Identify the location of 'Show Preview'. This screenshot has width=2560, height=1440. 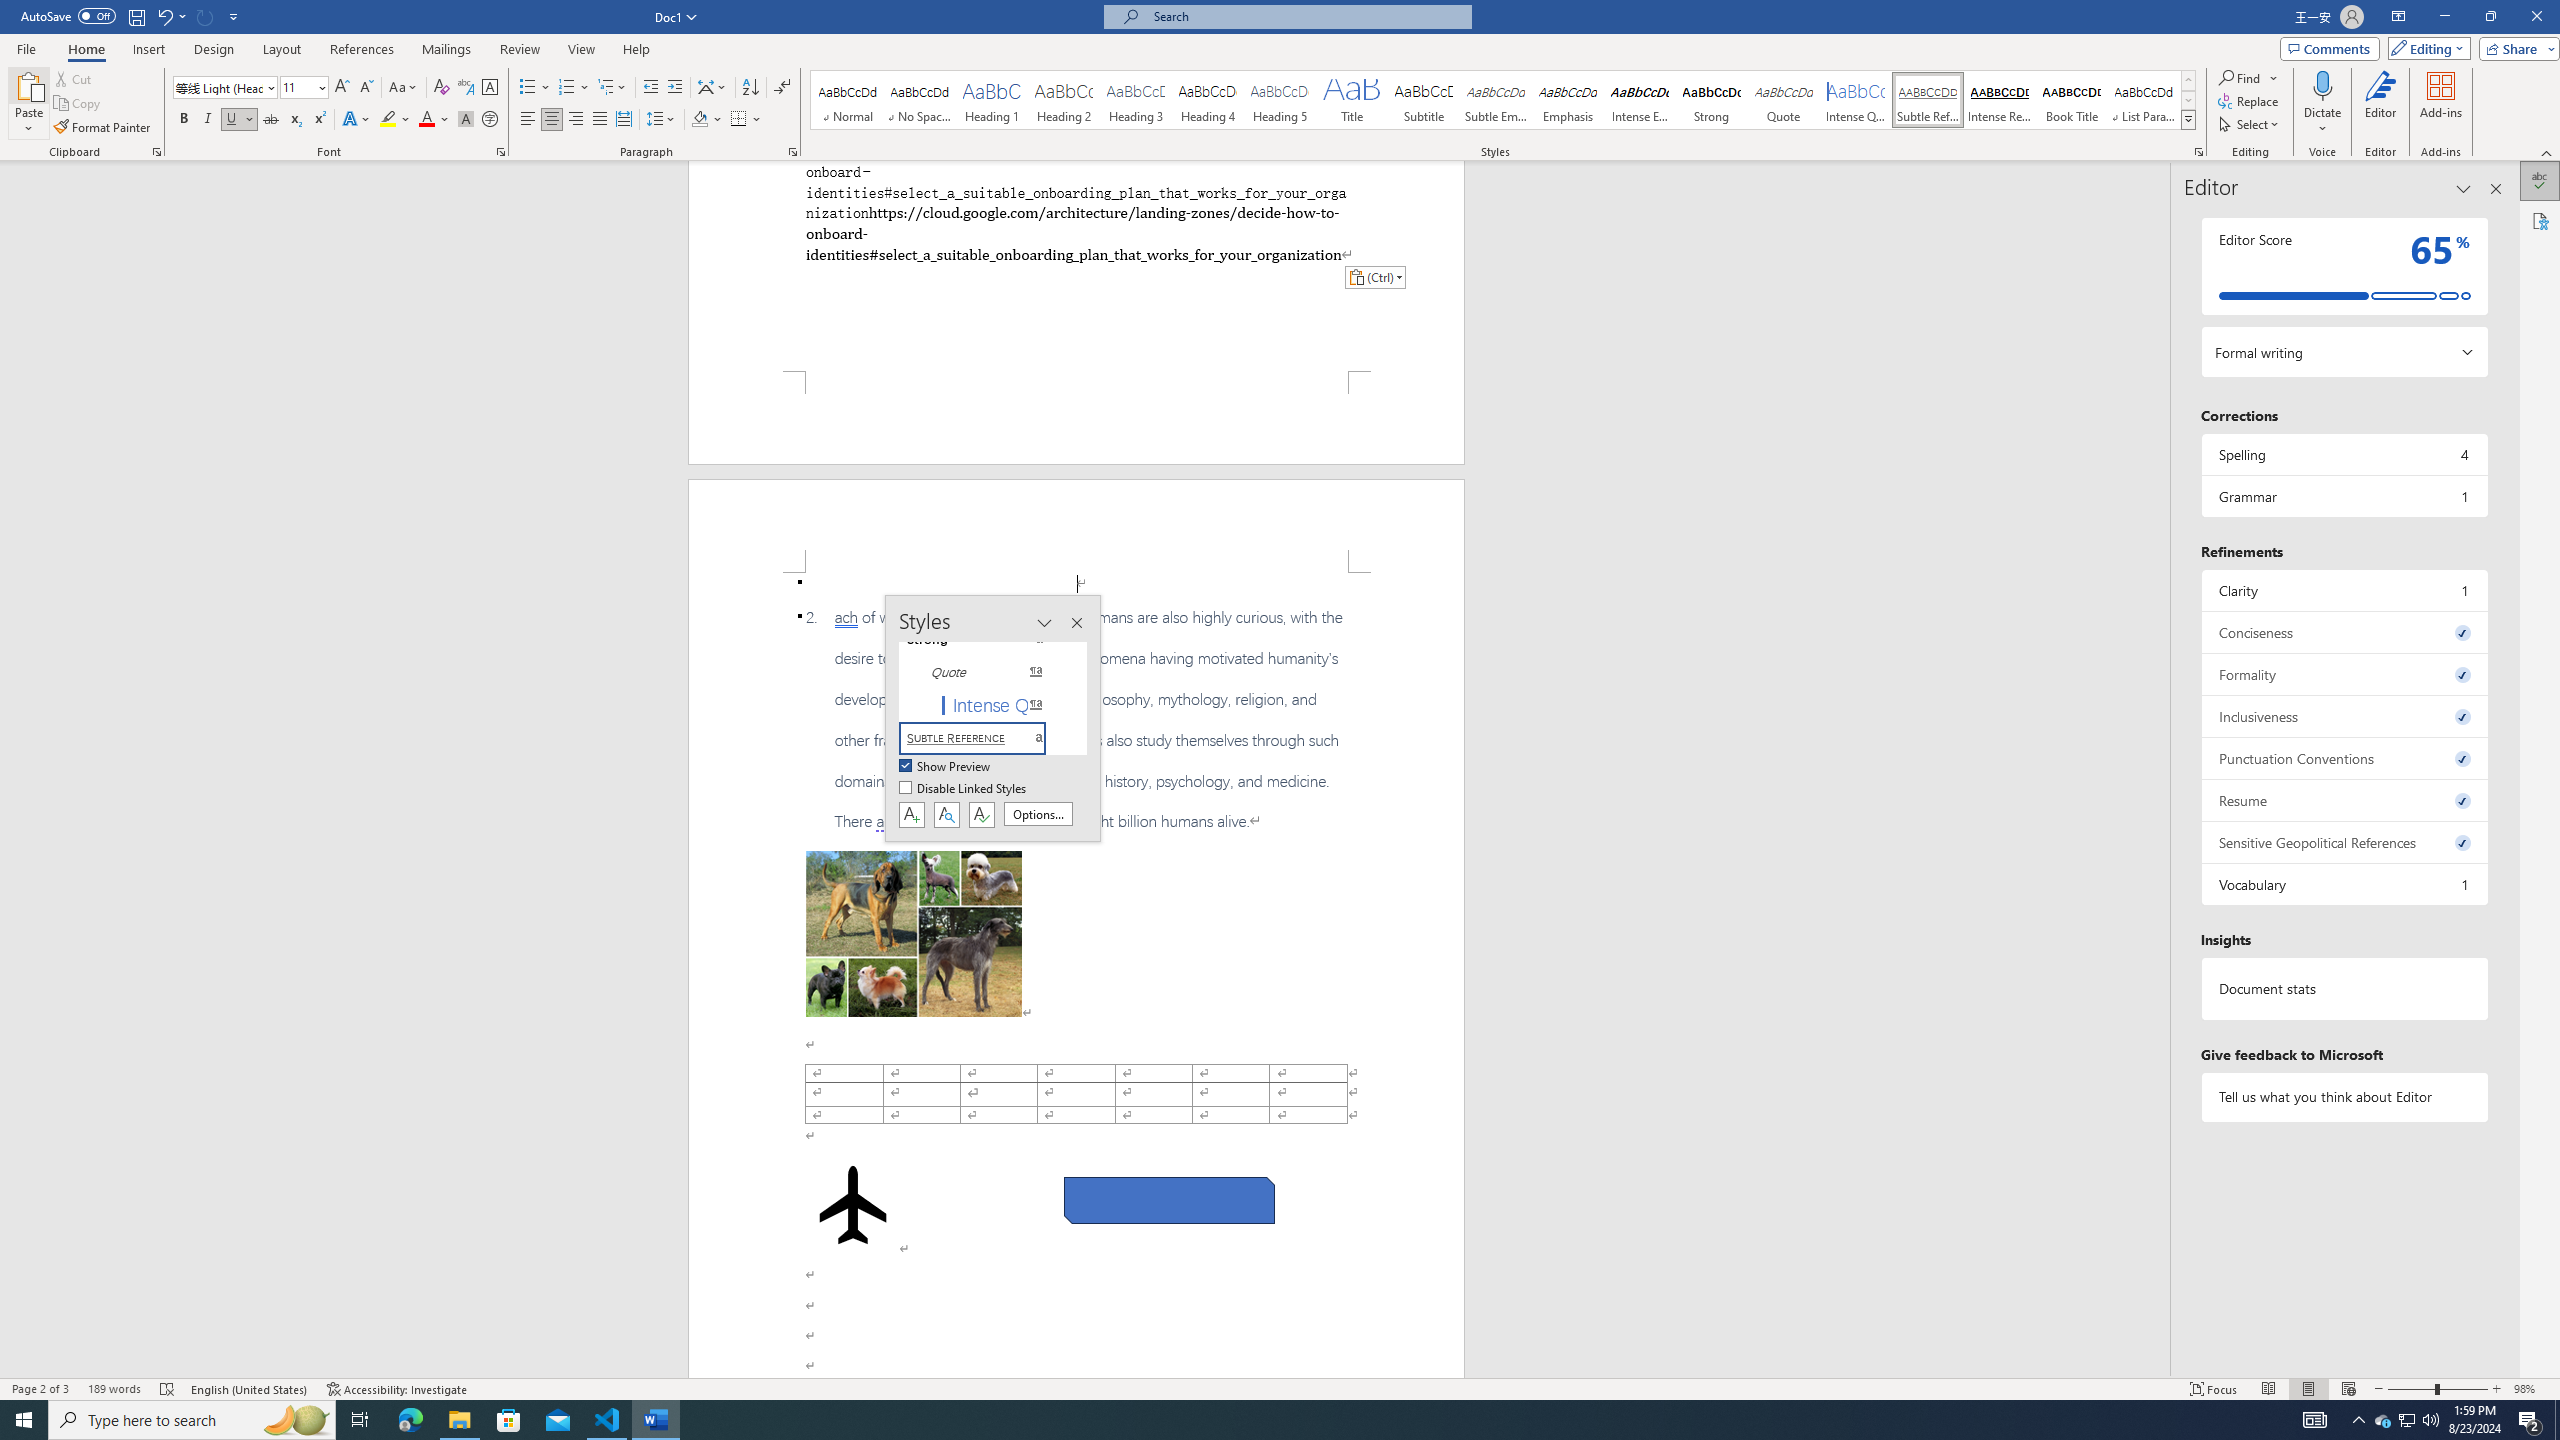
(945, 766).